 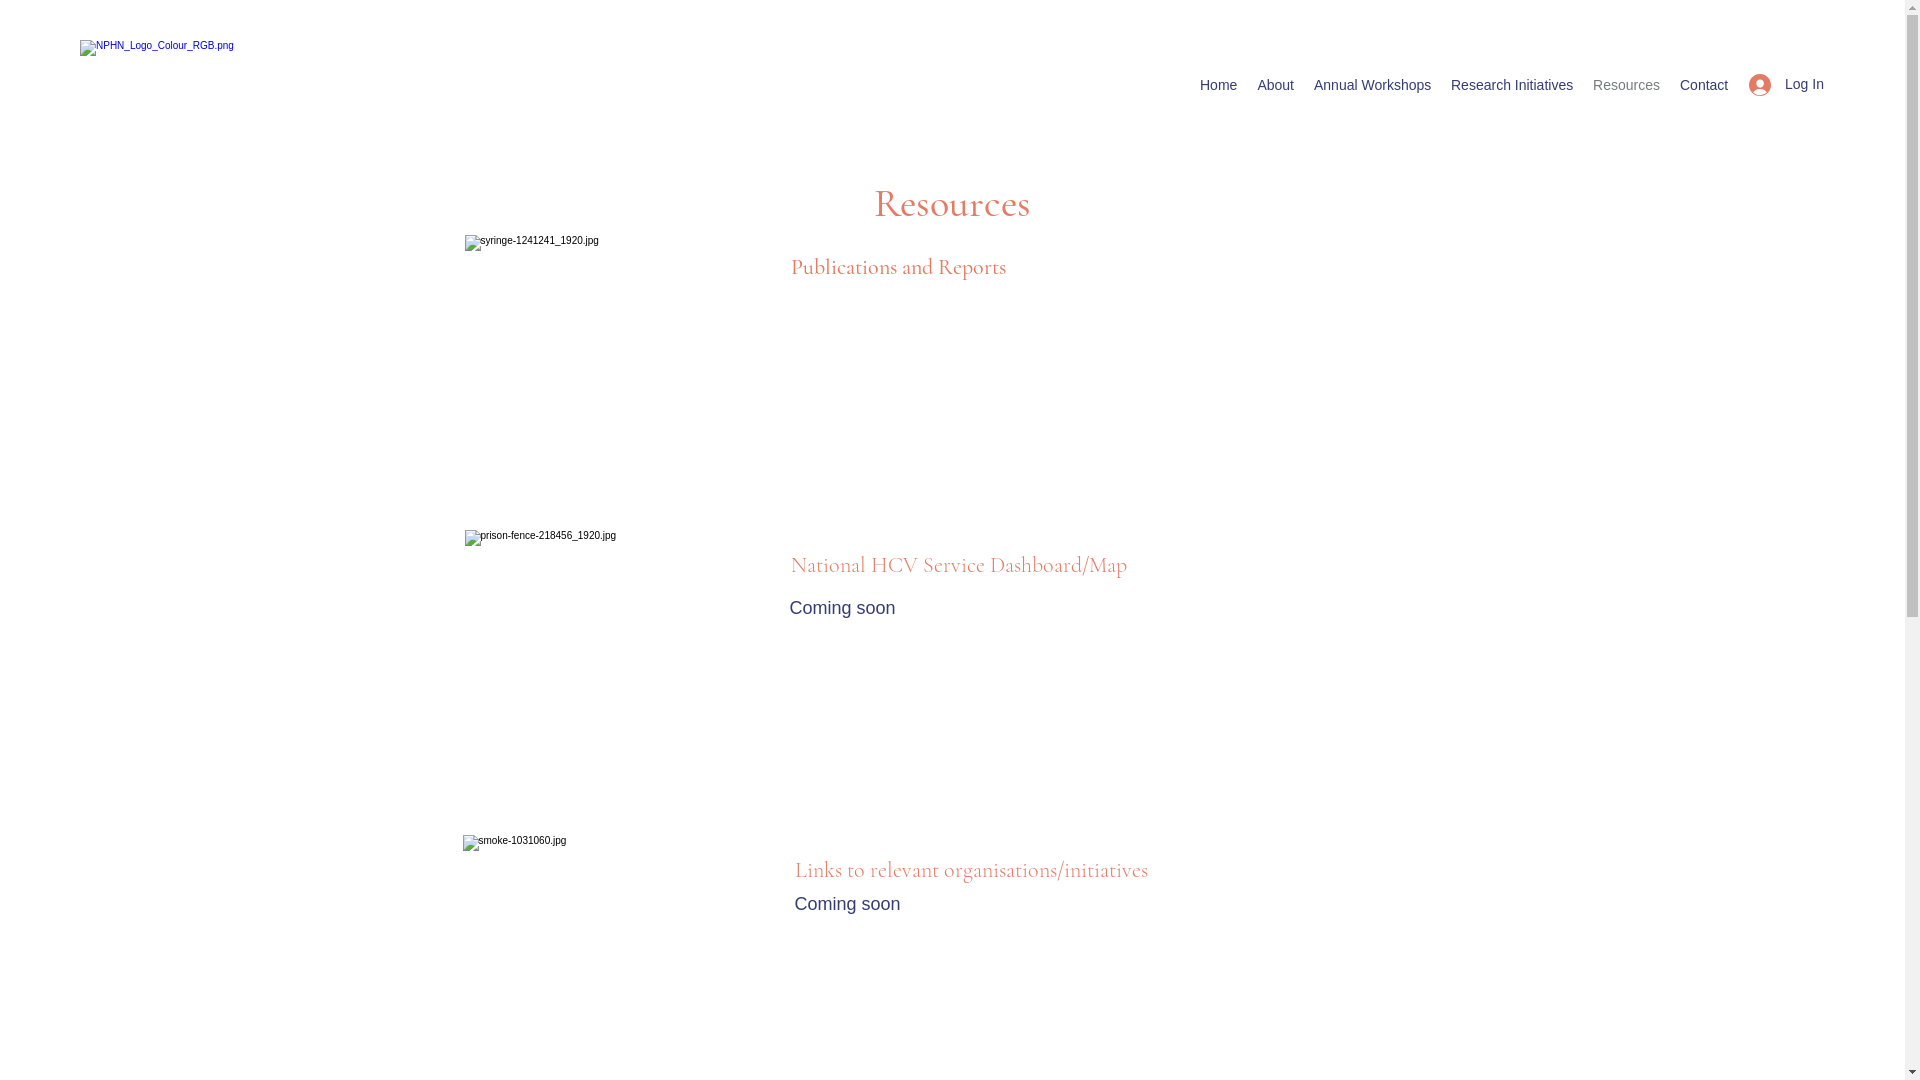 I want to click on 'Contact', so click(x=1703, y=83).